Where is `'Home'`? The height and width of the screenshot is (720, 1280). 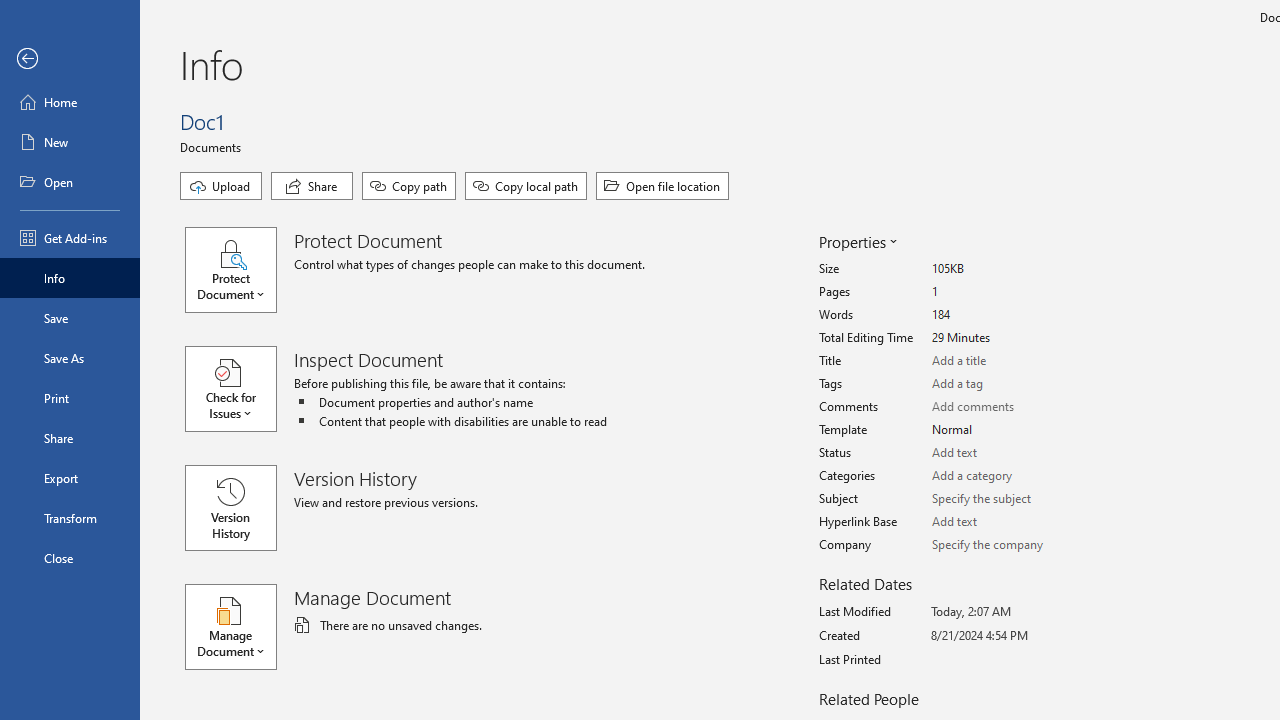 'Home' is located at coordinates (69, 101).